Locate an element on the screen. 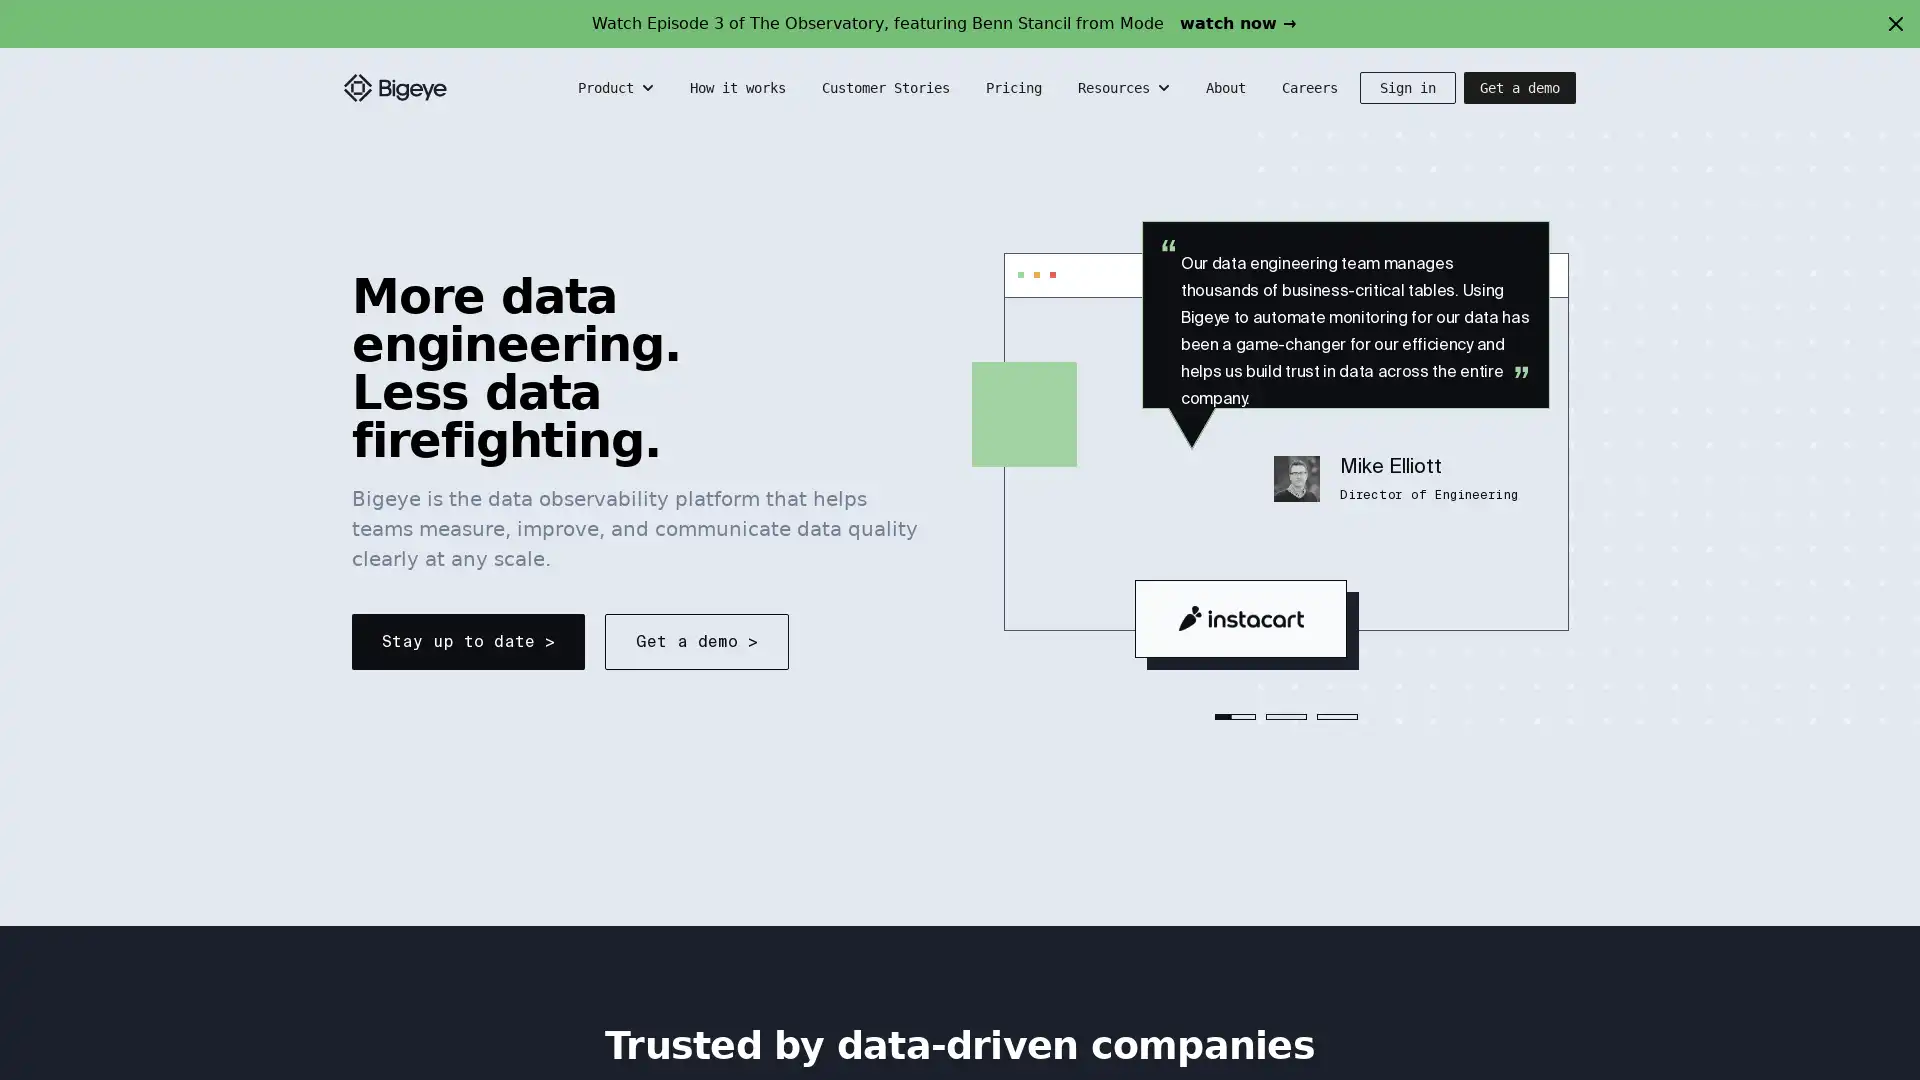  Product is located at coordinates (617, 87).